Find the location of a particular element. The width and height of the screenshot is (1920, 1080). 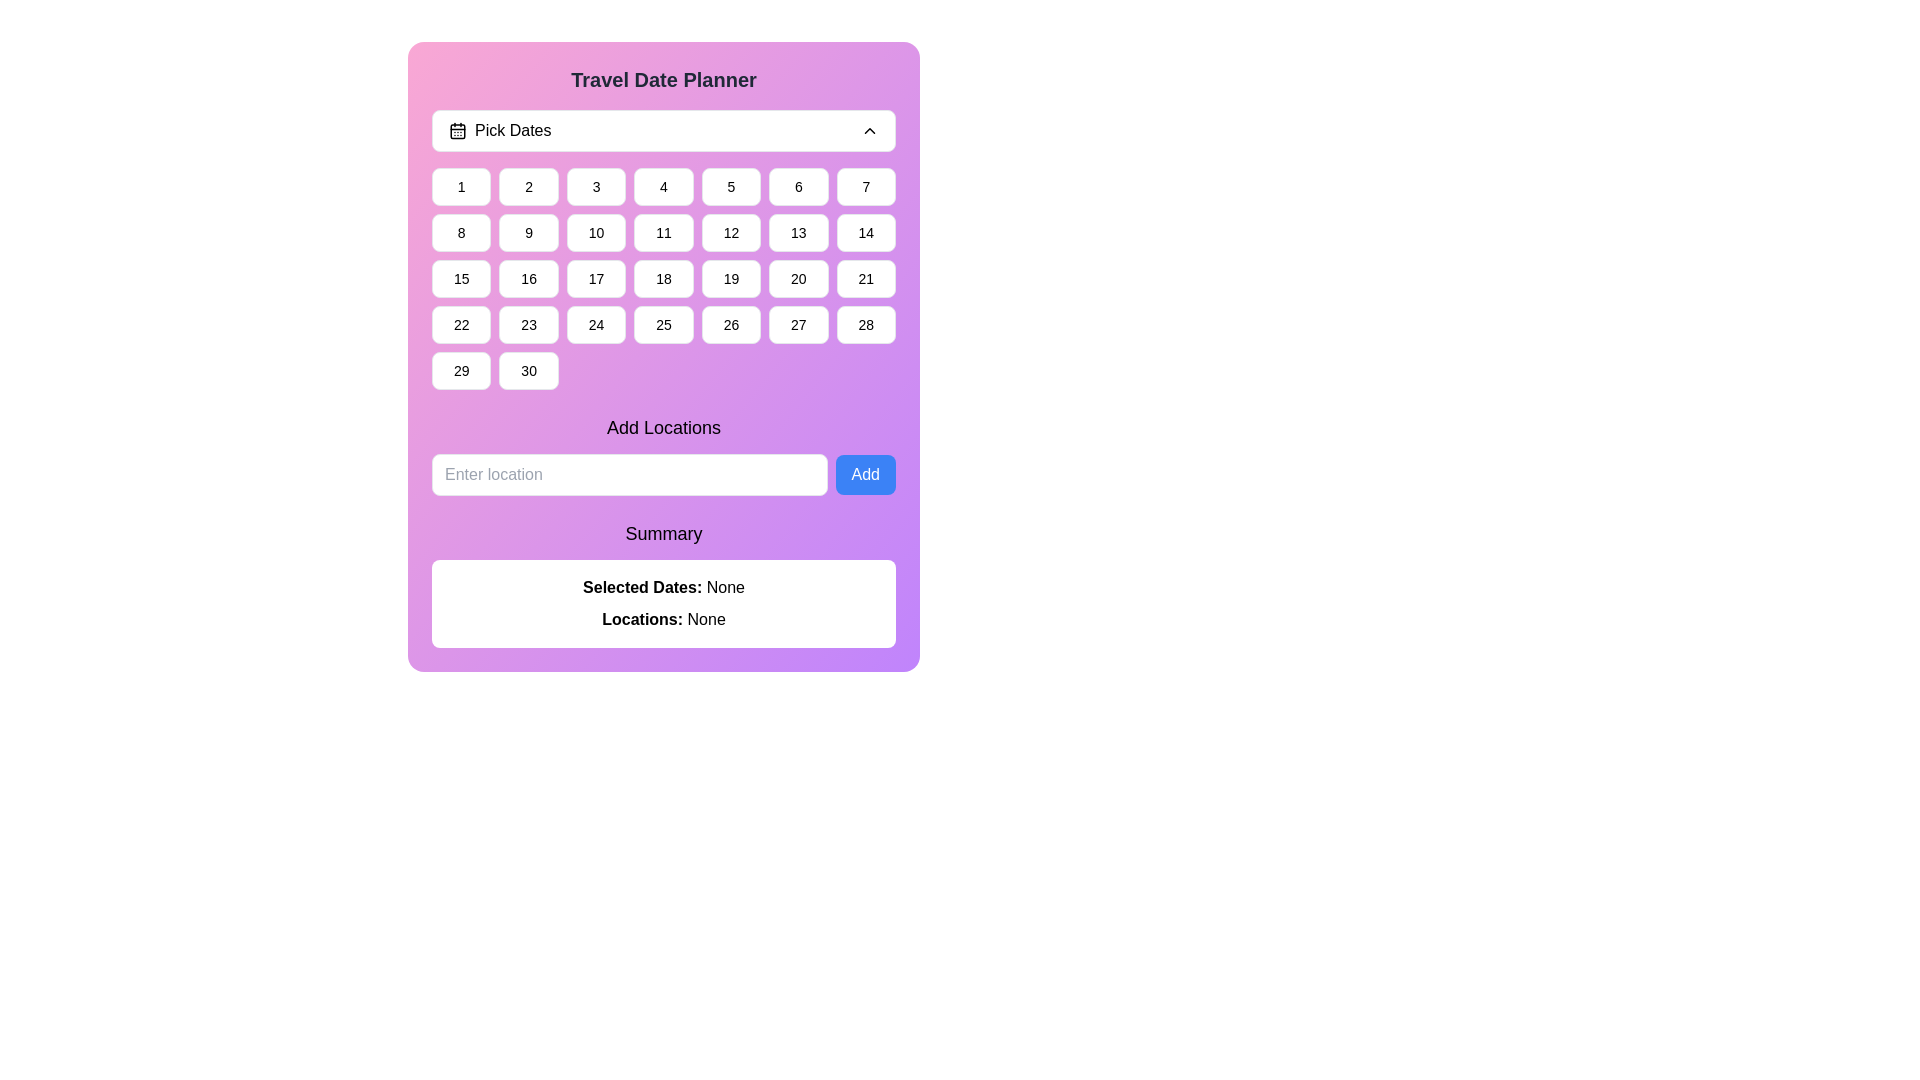

the display-only text label that shows the currently selected dates, located under the heading 'Summary' in the lower central area of the interface is located at coordinates (663, 586).